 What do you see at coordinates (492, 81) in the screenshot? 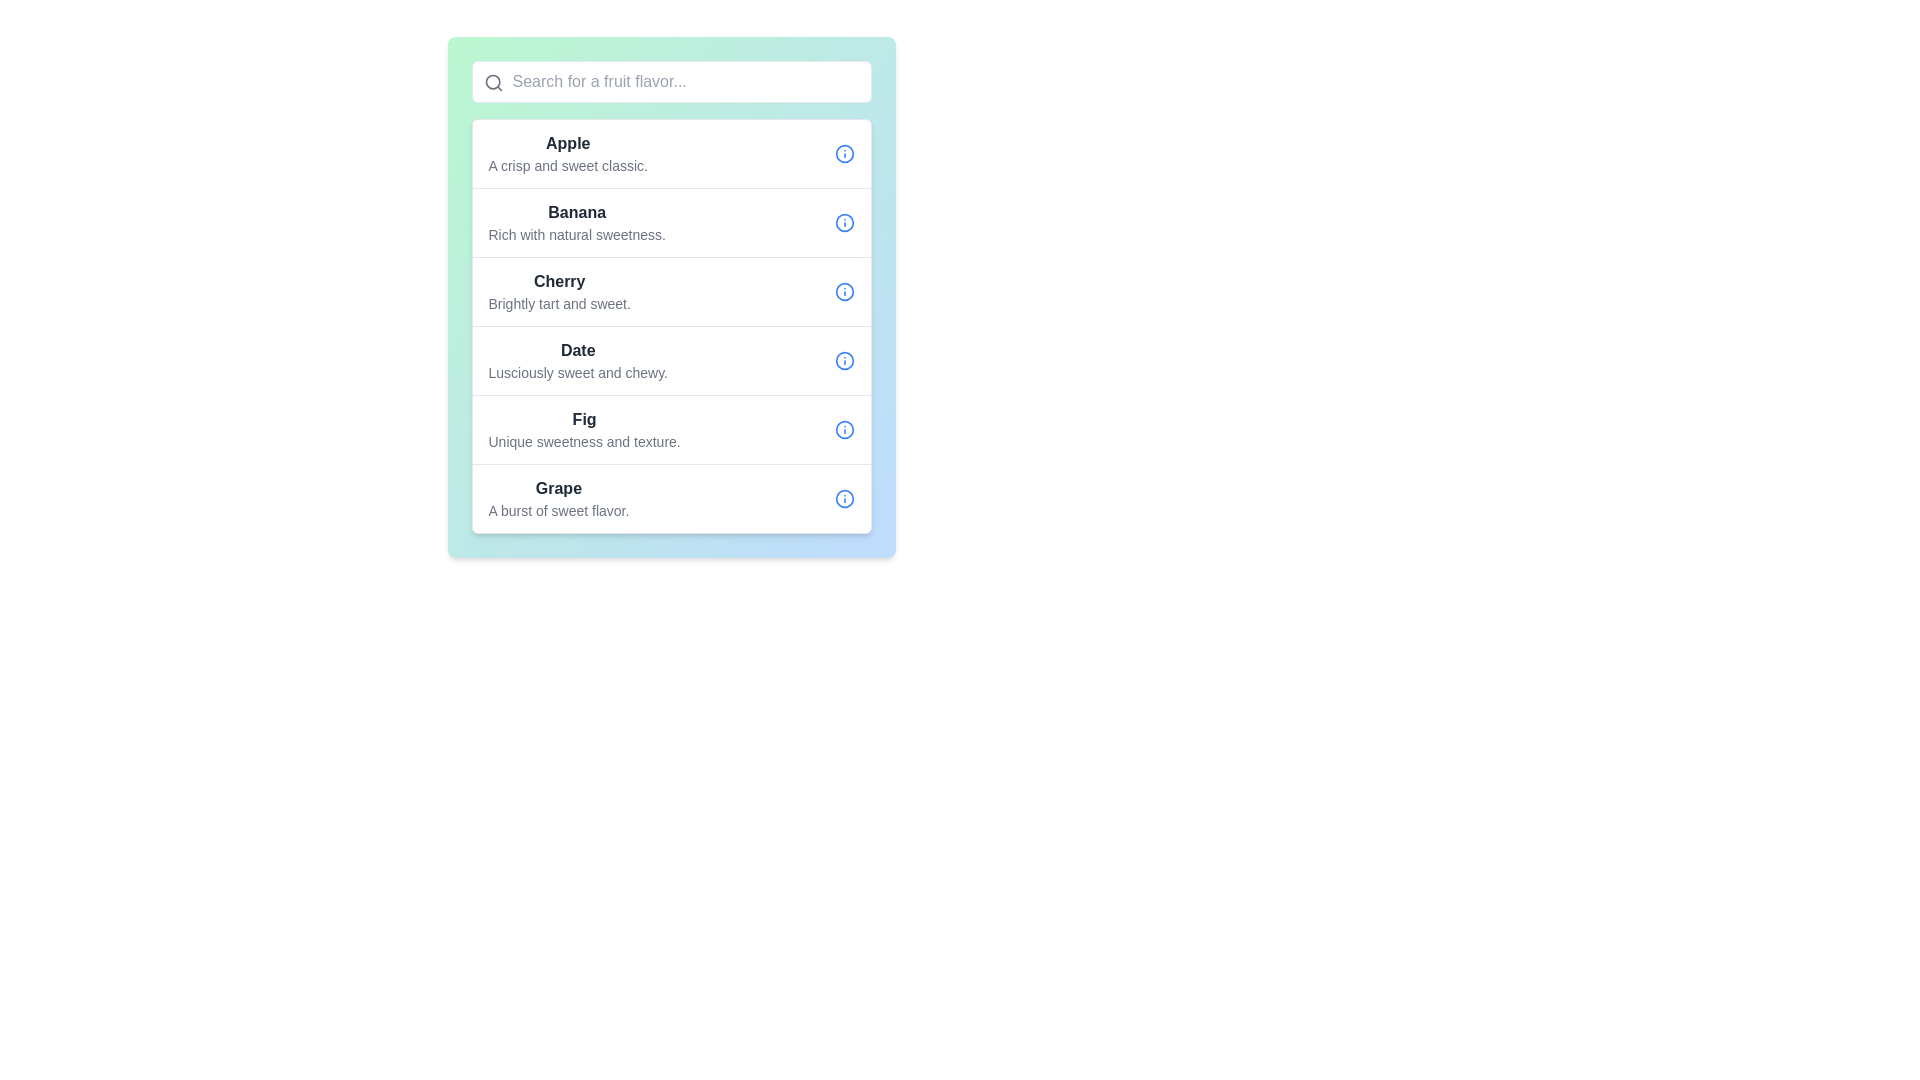
I see `the Decorative SVG circle element located in the upper-left corner of the input bar within the magnifying glass icon` at bounding box center [492, 81].